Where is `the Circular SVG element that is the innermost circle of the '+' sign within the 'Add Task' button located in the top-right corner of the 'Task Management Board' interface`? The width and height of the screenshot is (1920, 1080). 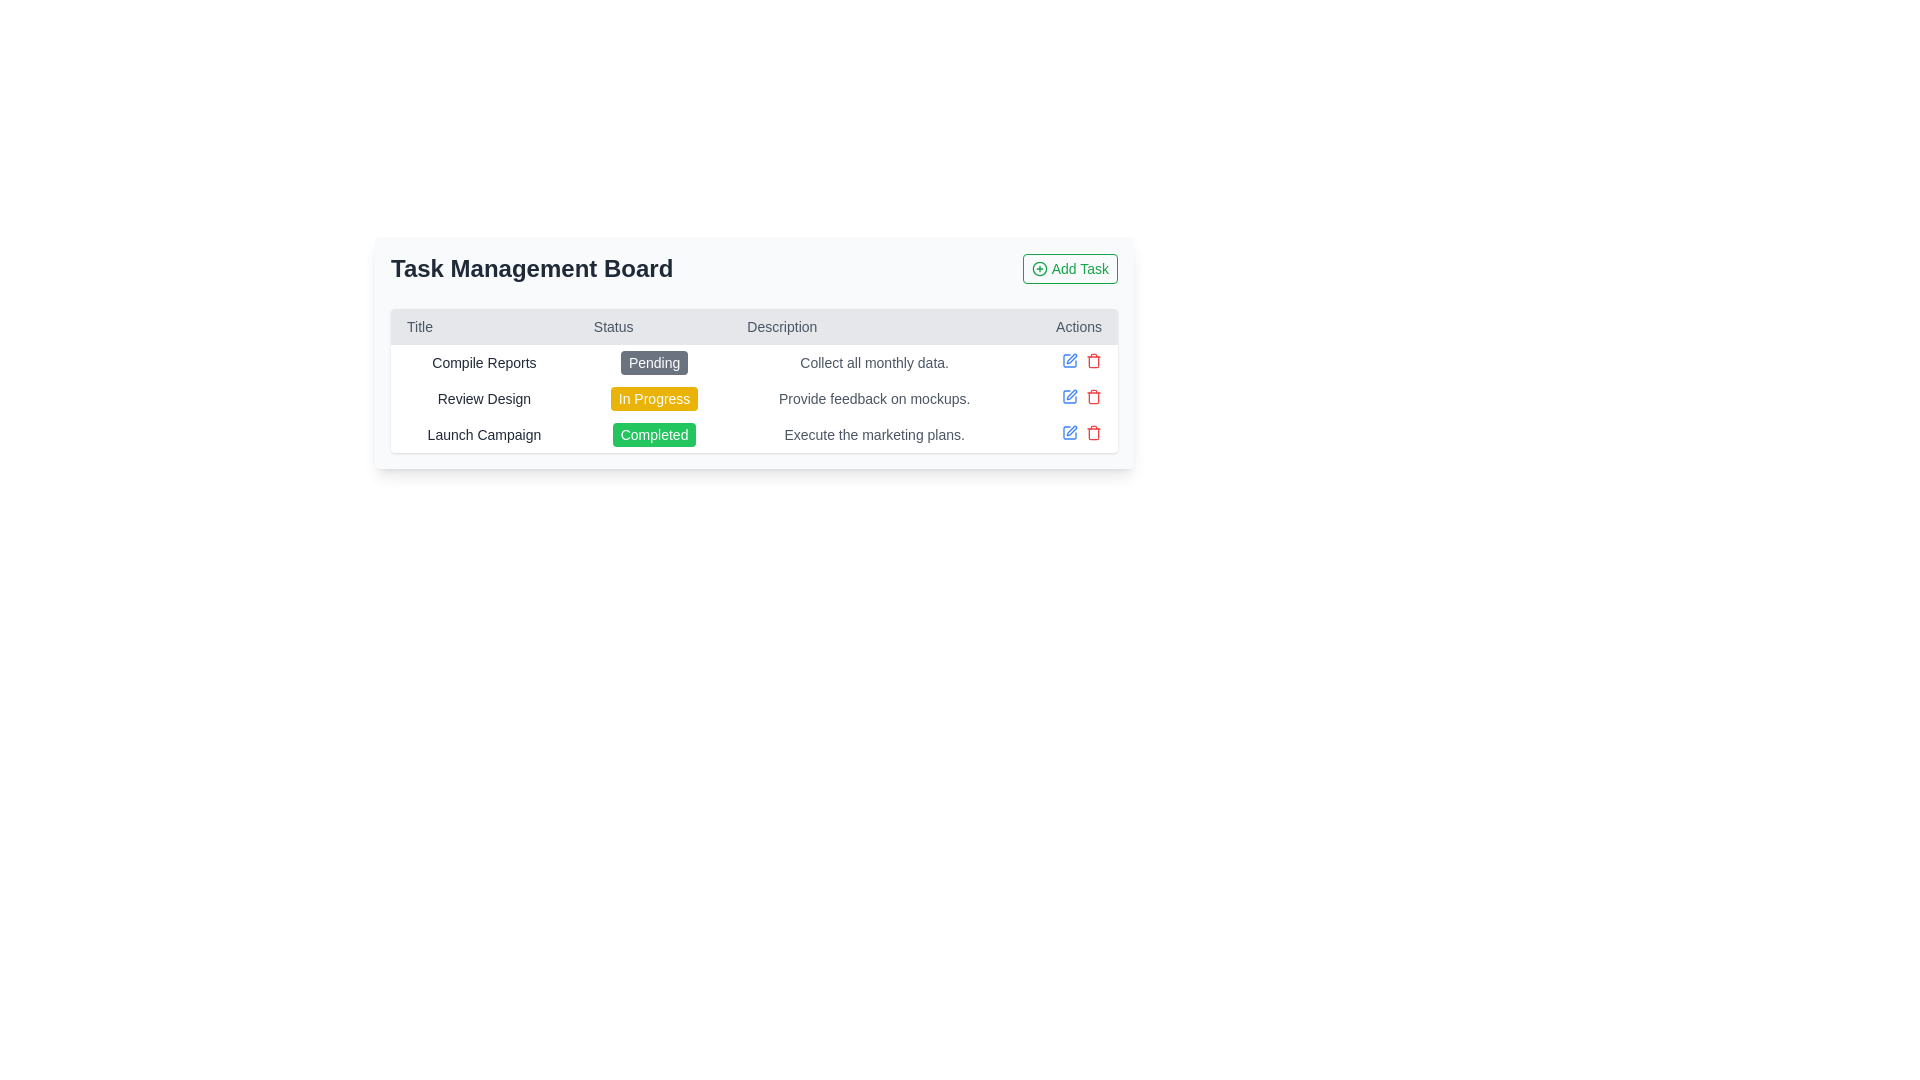 the Circular SVG element that is the innermost circle of the '+' sign within the 'Add Task' button located in the top-right corner of the 'Task Management Board' interface is located at coordinates (1039, 268).